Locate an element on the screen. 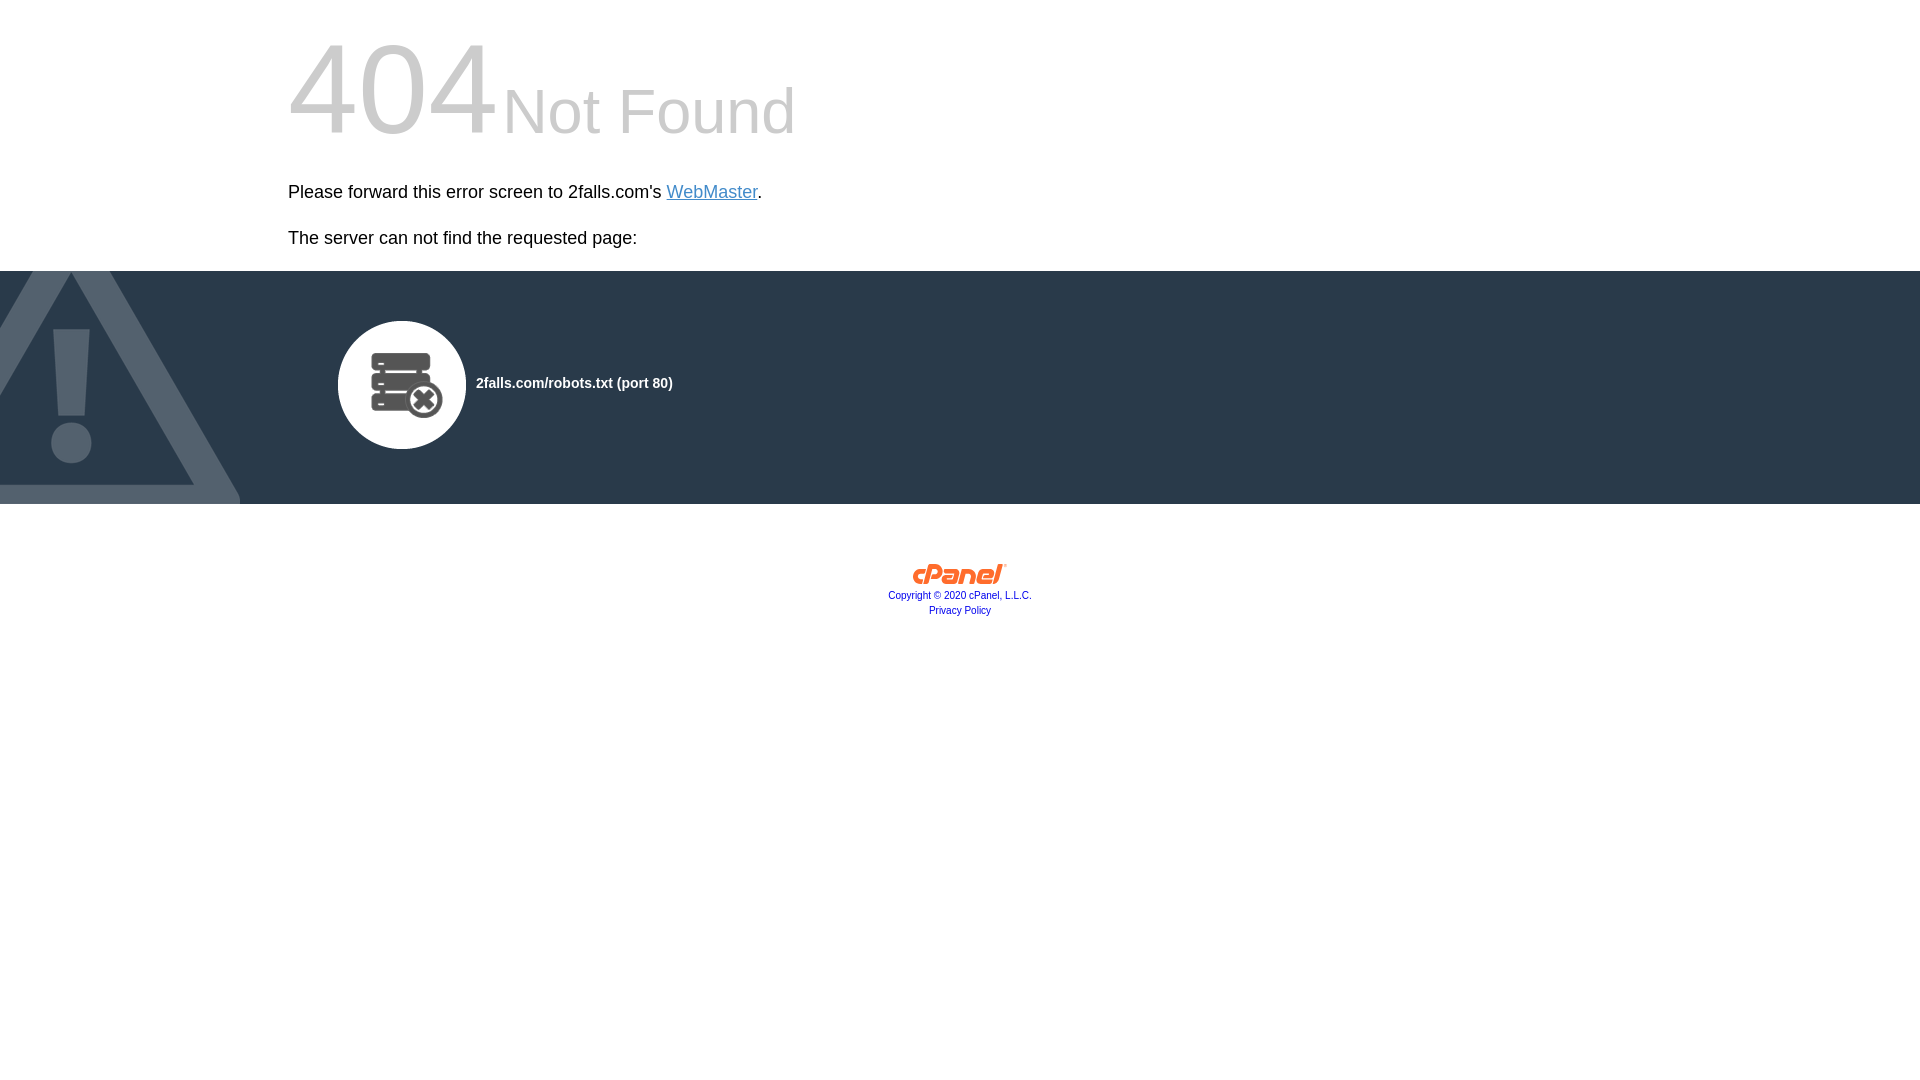  'WebMaster' is located at coordinates (712, 192).